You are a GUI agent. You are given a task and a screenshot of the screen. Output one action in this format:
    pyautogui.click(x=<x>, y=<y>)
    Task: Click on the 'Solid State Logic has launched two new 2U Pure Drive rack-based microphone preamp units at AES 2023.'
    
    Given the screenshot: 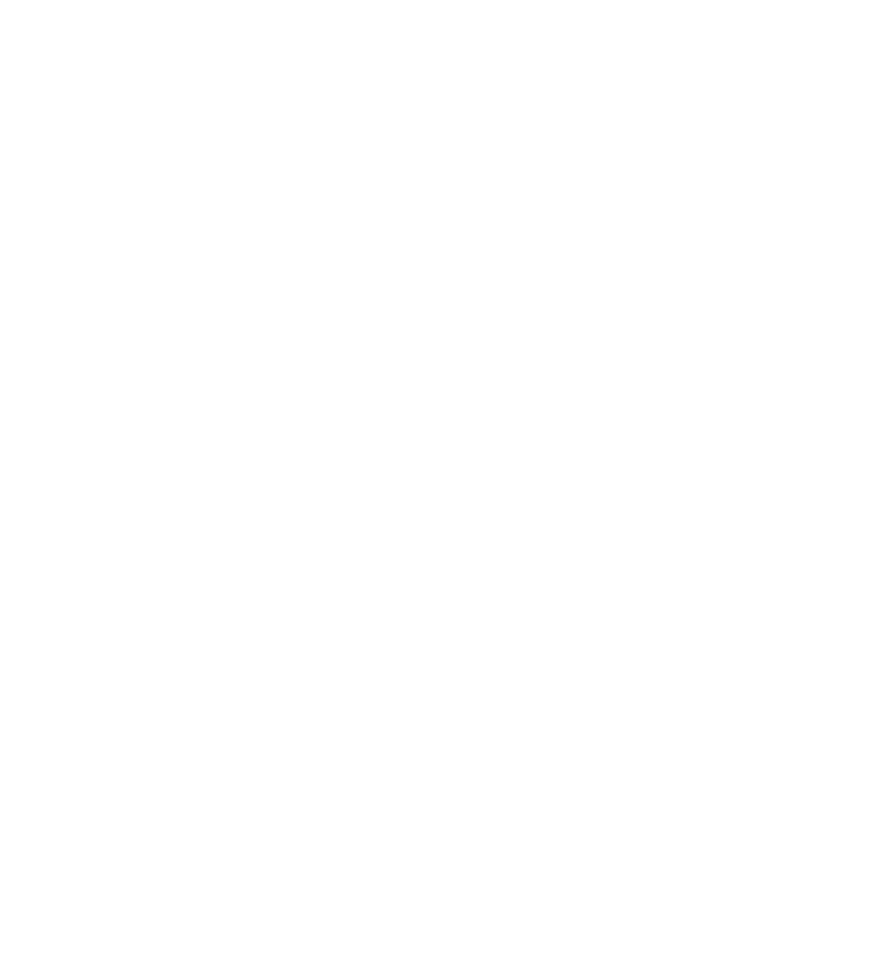 What is the action you would take?
    pyautogui.click(x=373, y=220)
    